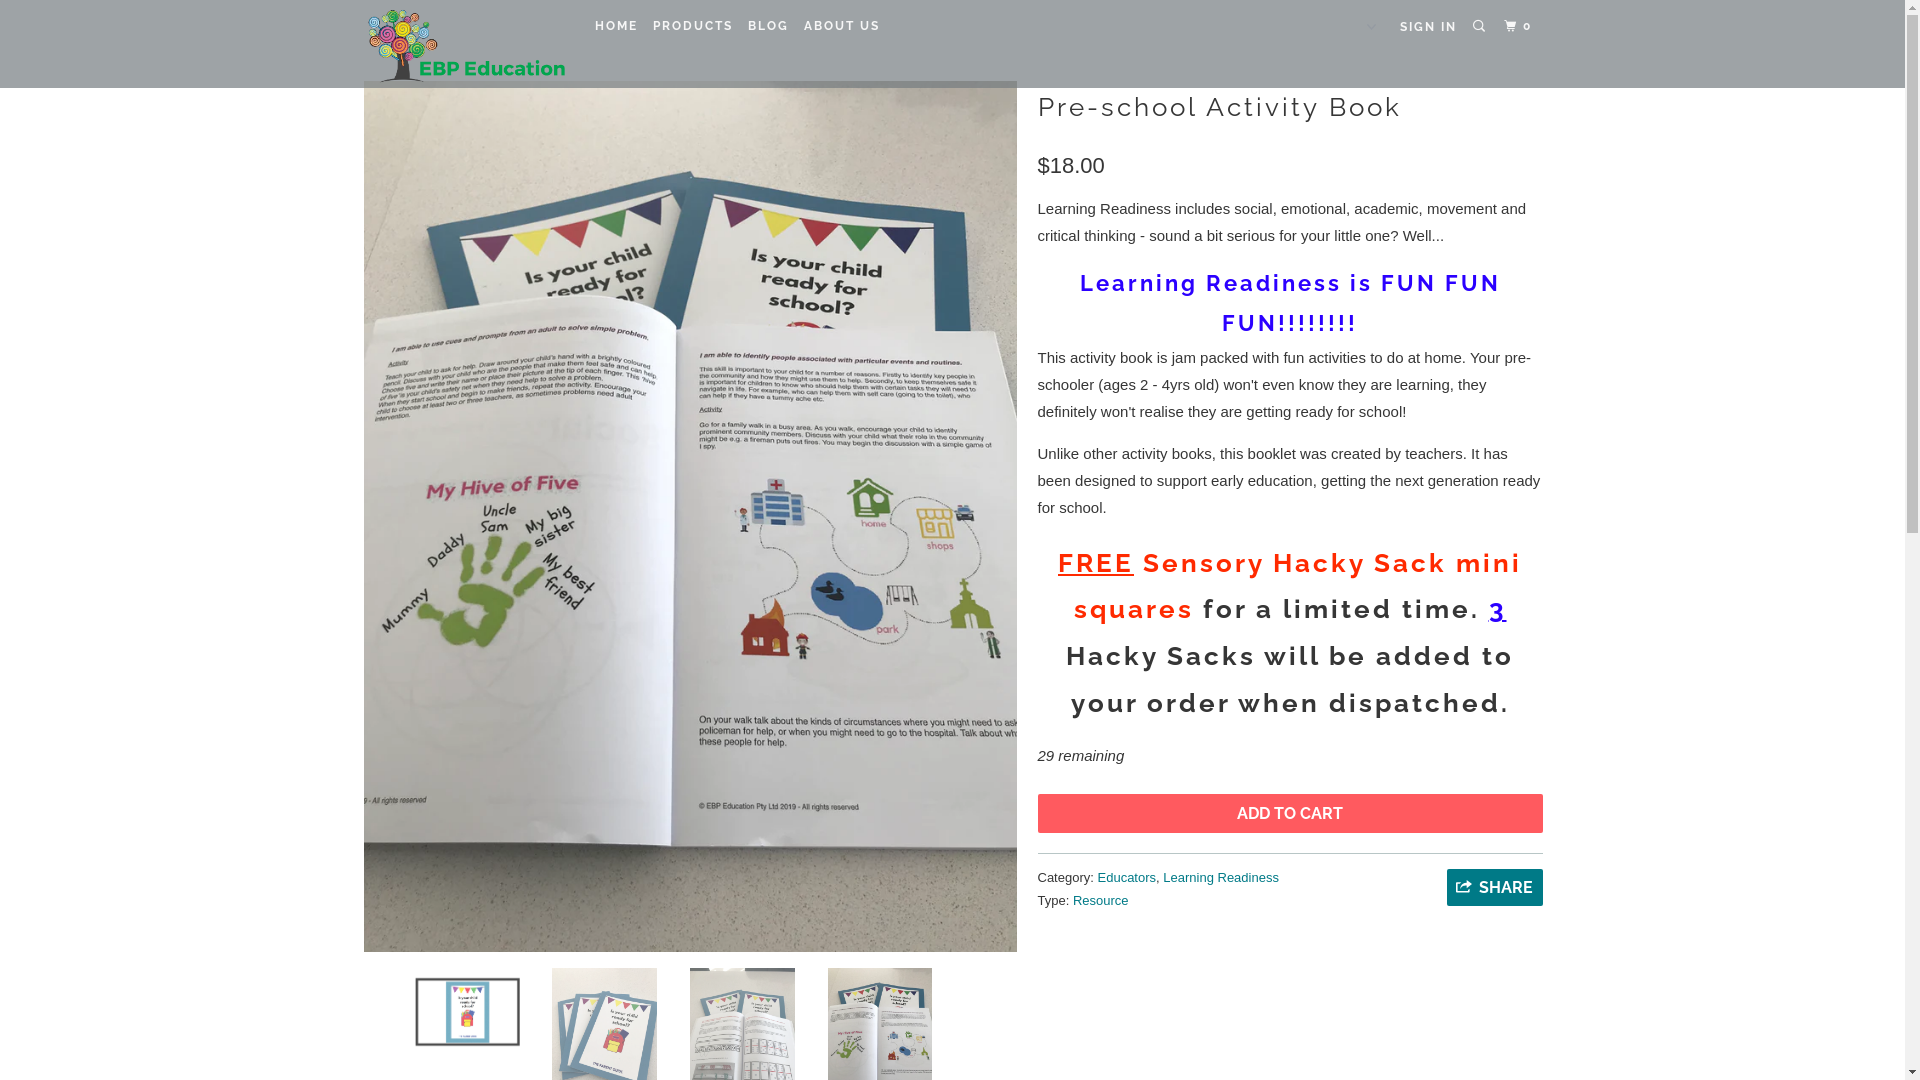 This screenshot has height=1080, width=1920. I want to click on 'BLOG', so click(767, 26).